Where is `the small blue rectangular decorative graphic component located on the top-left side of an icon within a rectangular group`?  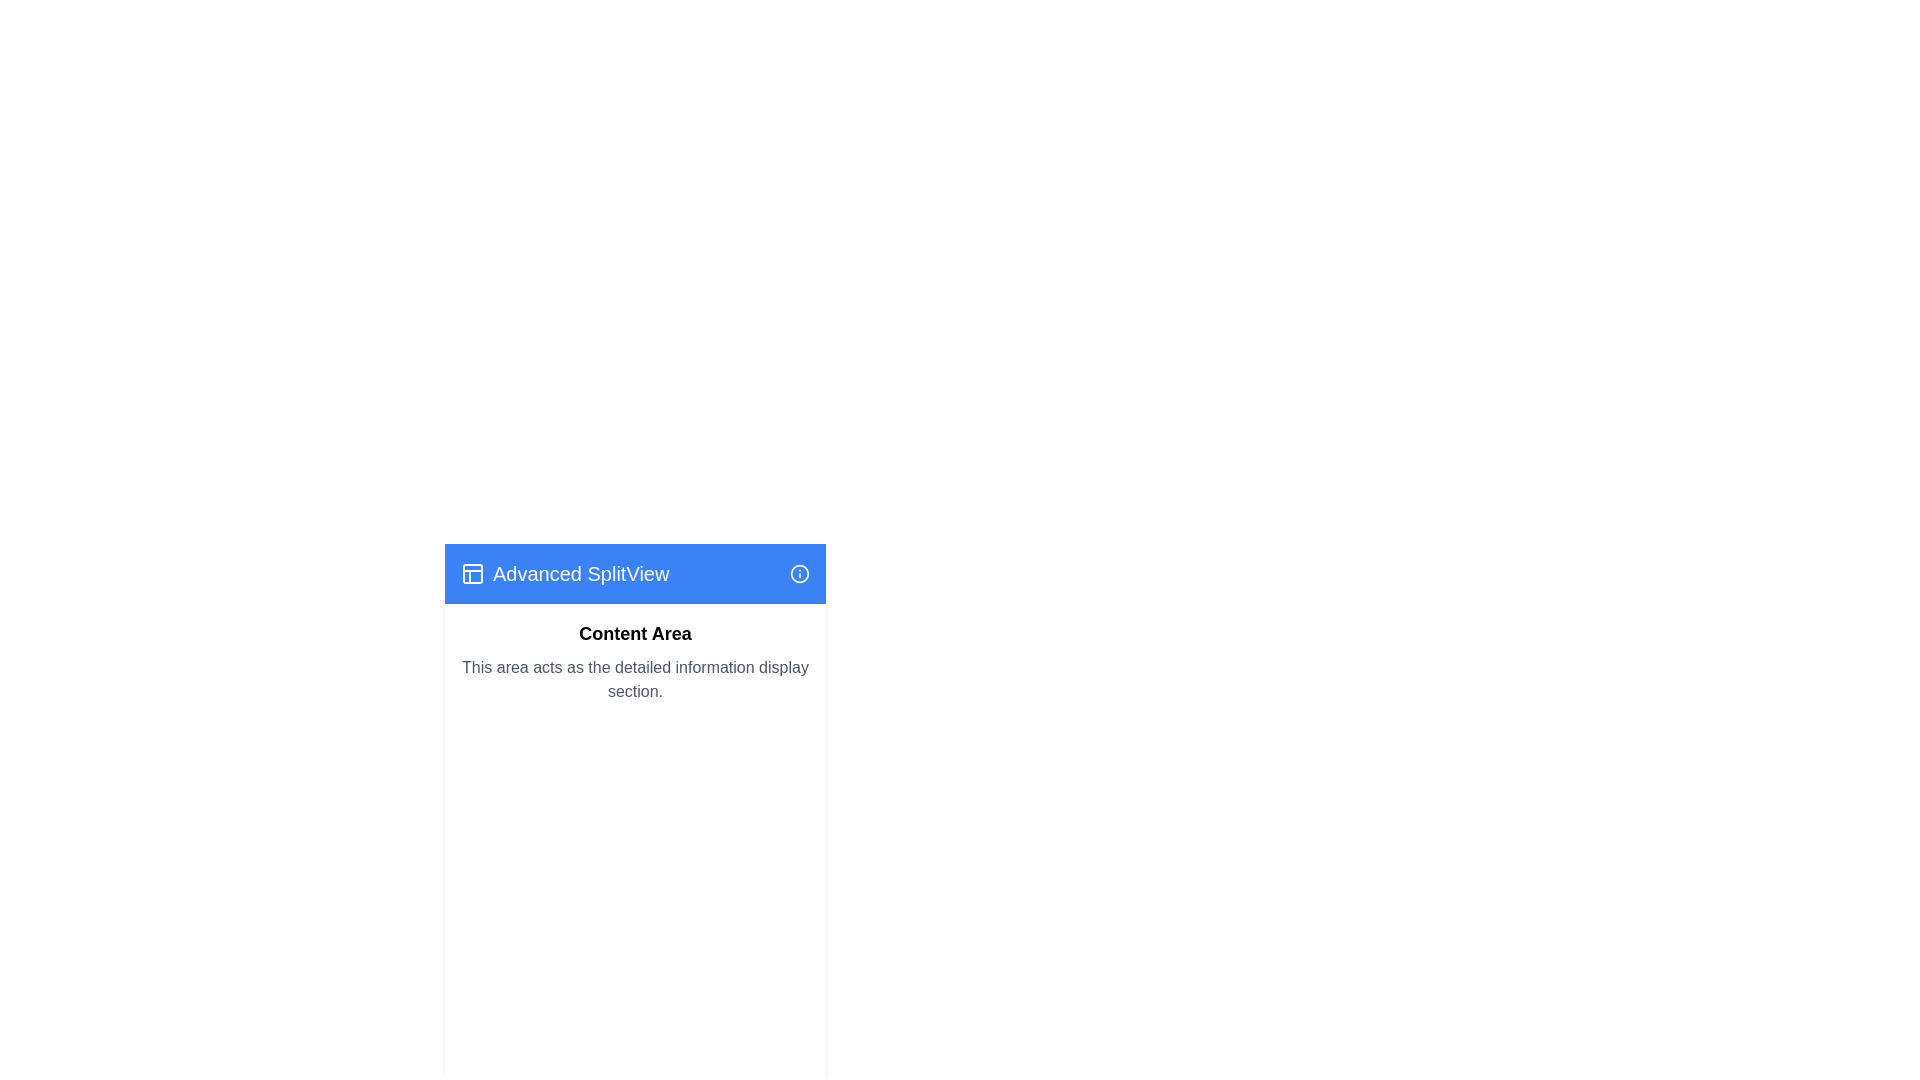
the small blue rectangular decorative graphic component located on the top-left side of an icon within a rectangular group is located at coordinates (472, 574).